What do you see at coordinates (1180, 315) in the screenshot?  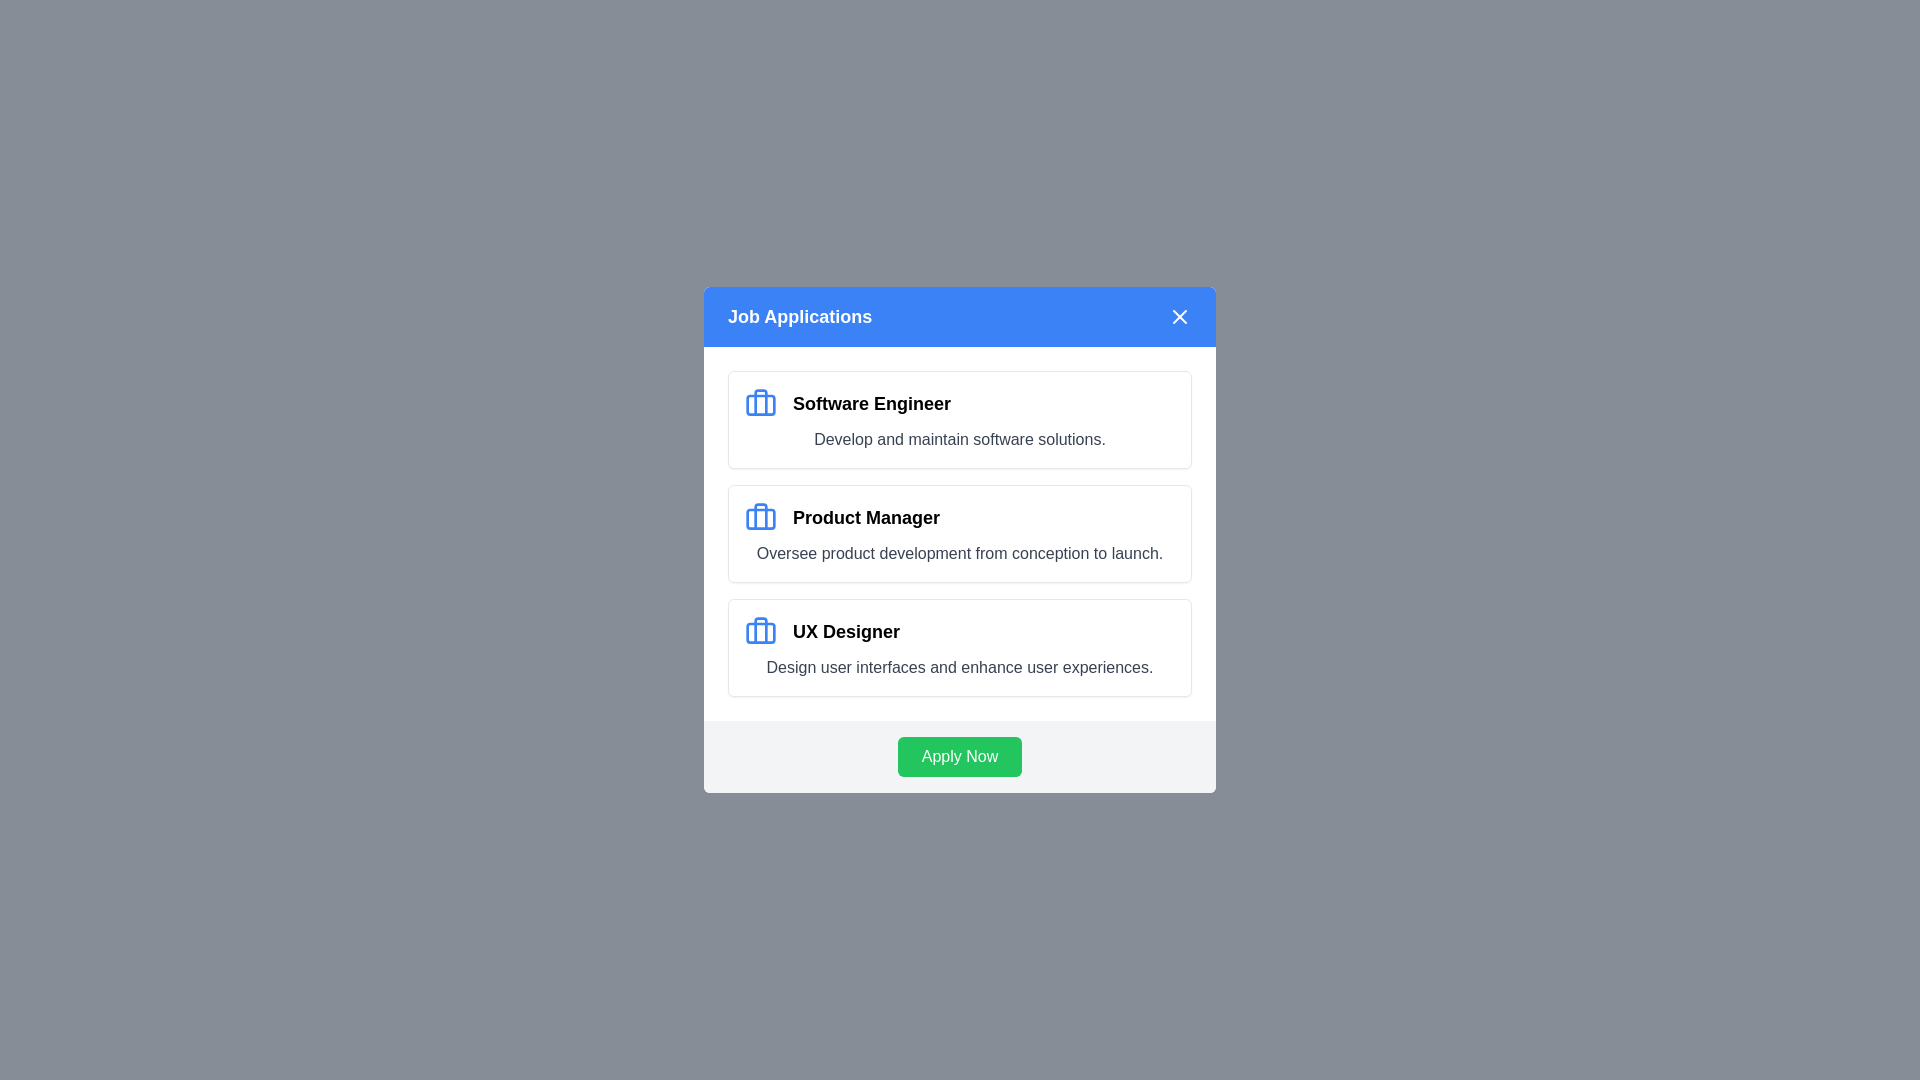 I see `the close button represented by a small 'X' icon on a circular blue background located in the top-right corner of the 'Job Applications' header` at bounding box center [1180, 315].